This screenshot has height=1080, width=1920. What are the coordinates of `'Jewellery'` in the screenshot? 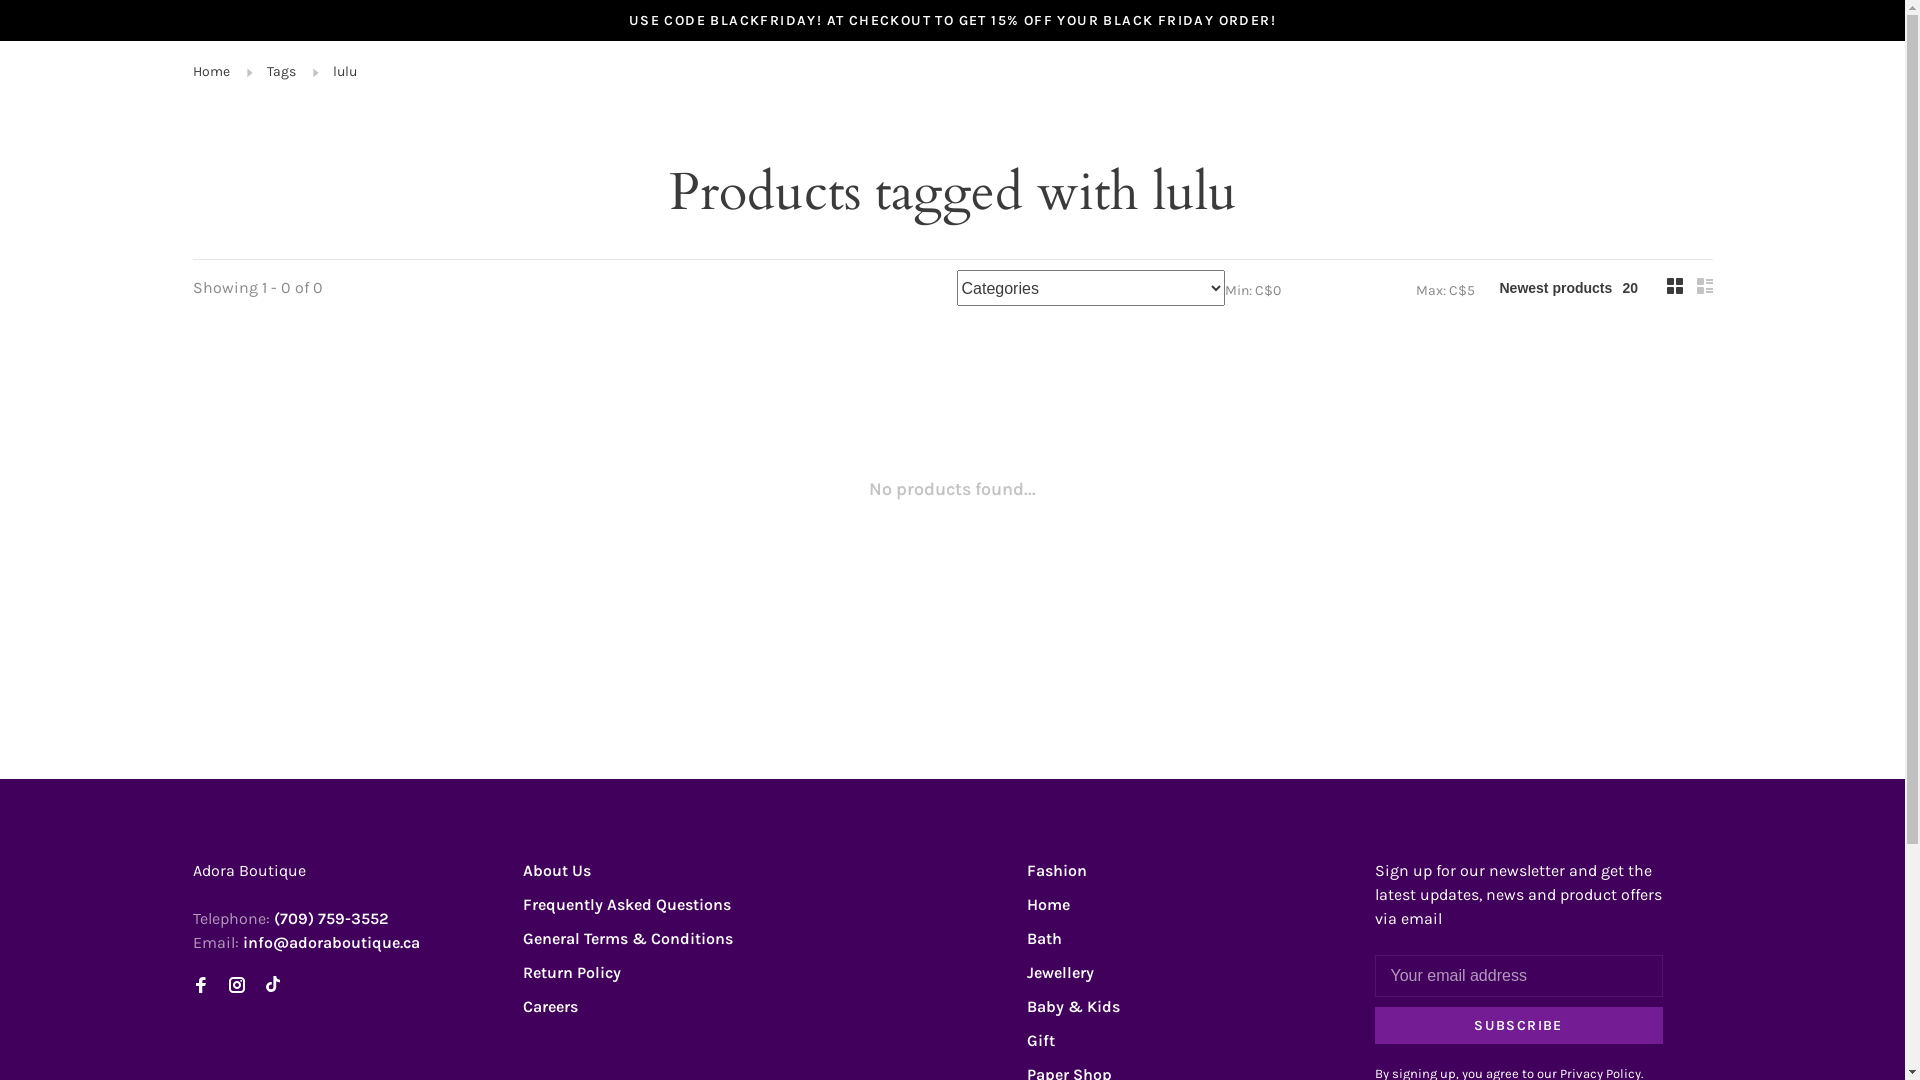 It's located at (1026, 971).